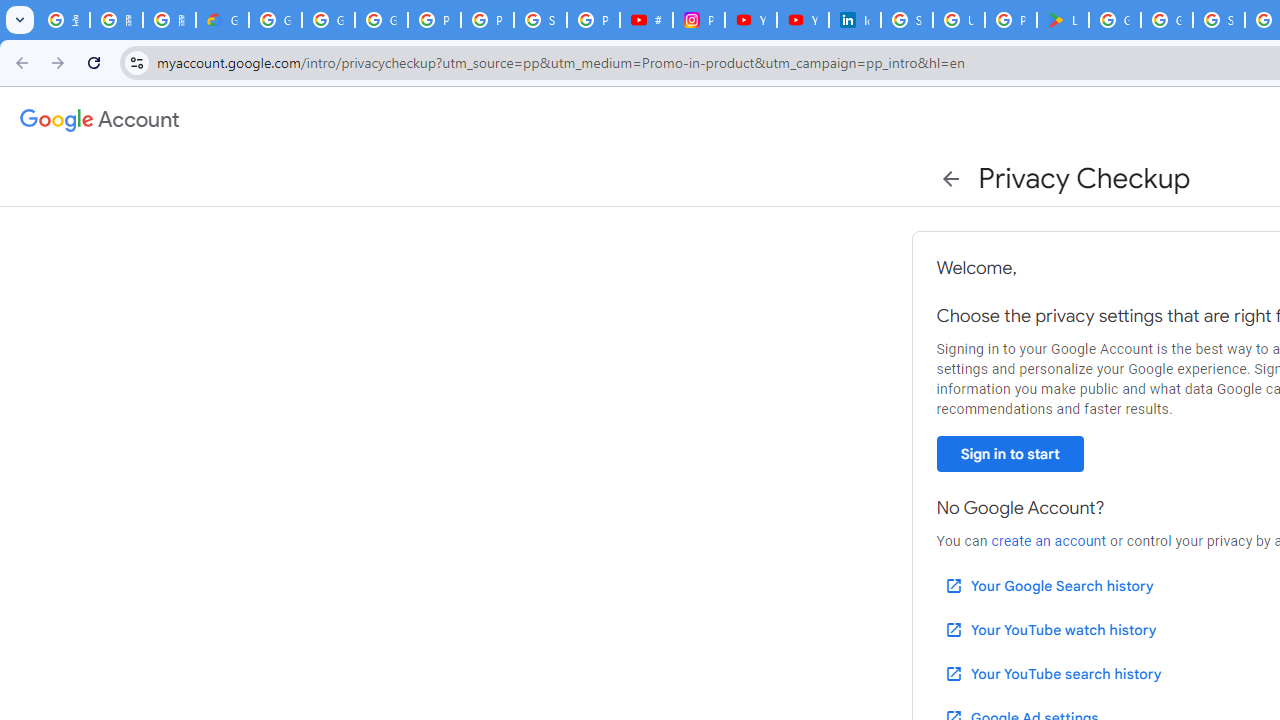 This screenshot has height=720, width=1280. I want to click on 'Your YouTube watch history', so click(1049, 630).